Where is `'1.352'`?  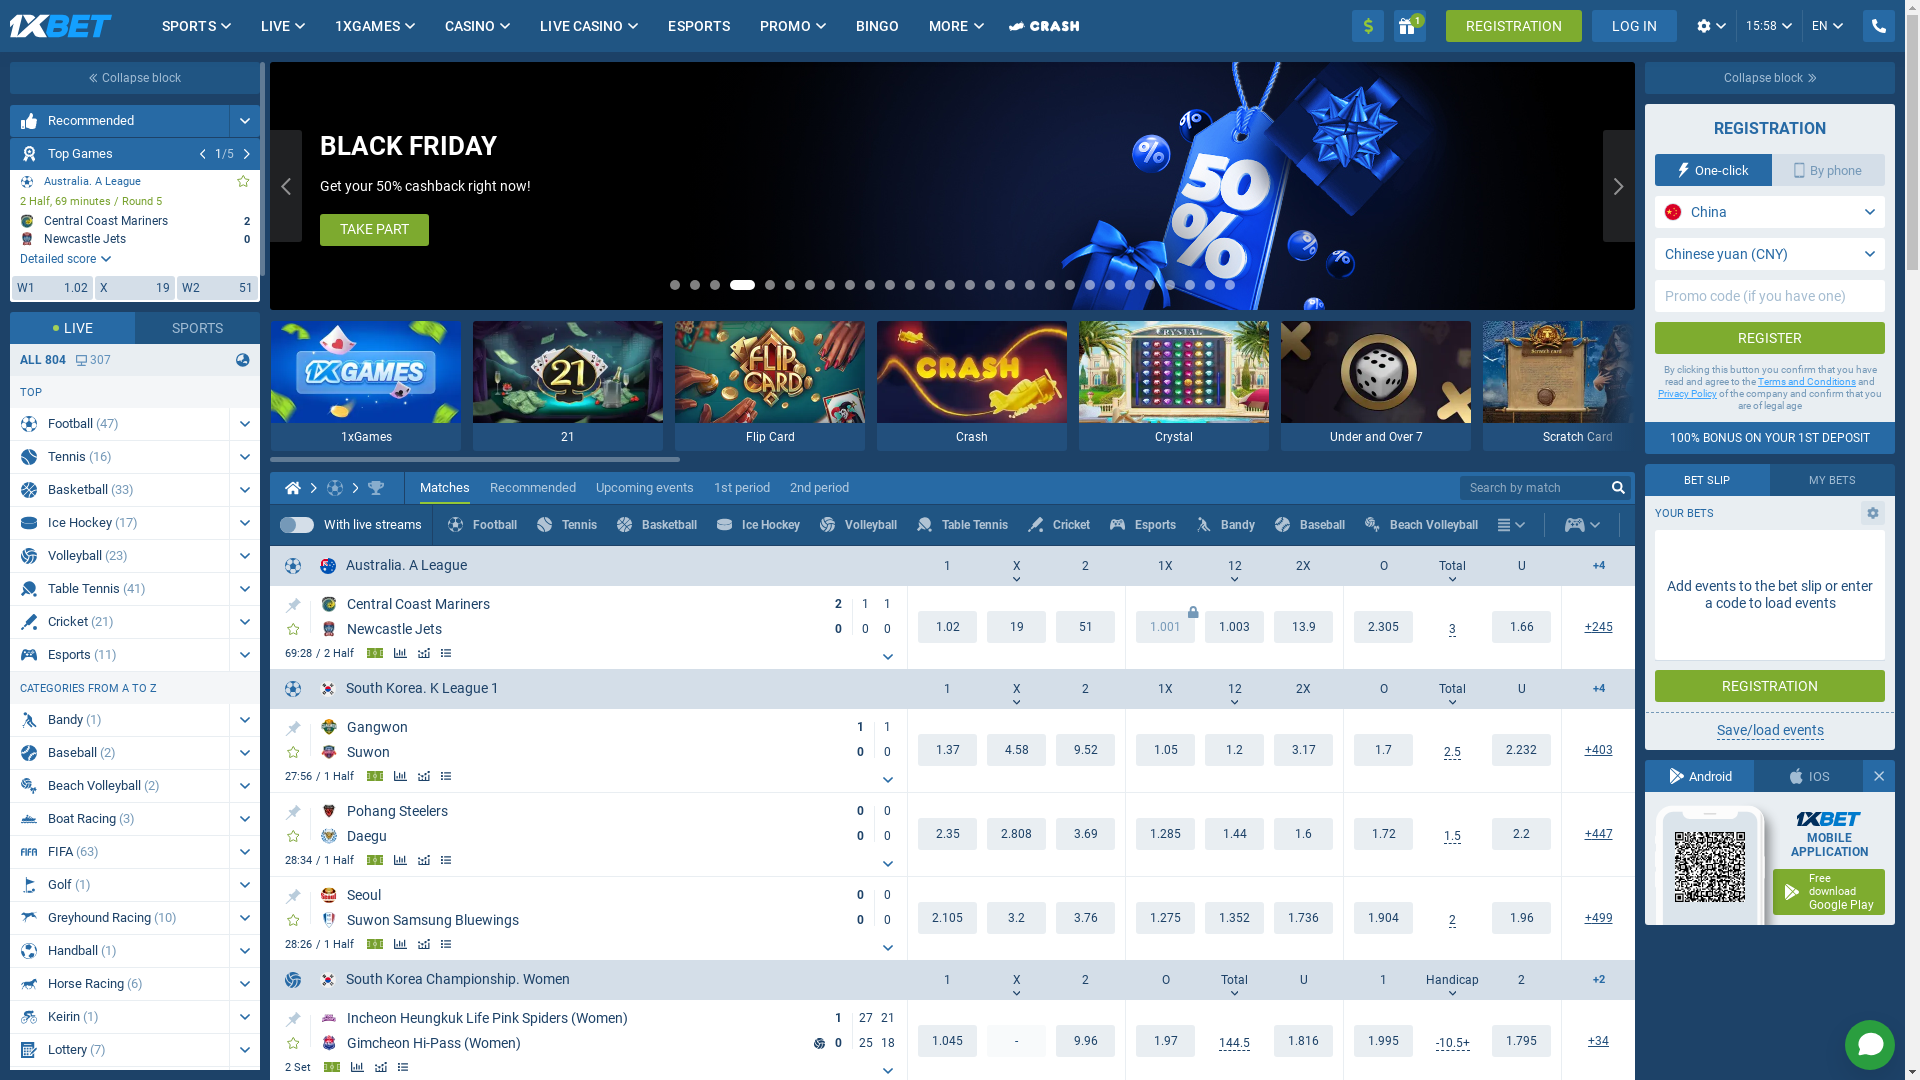 '1.352' is located at coordinates (1203, 918).